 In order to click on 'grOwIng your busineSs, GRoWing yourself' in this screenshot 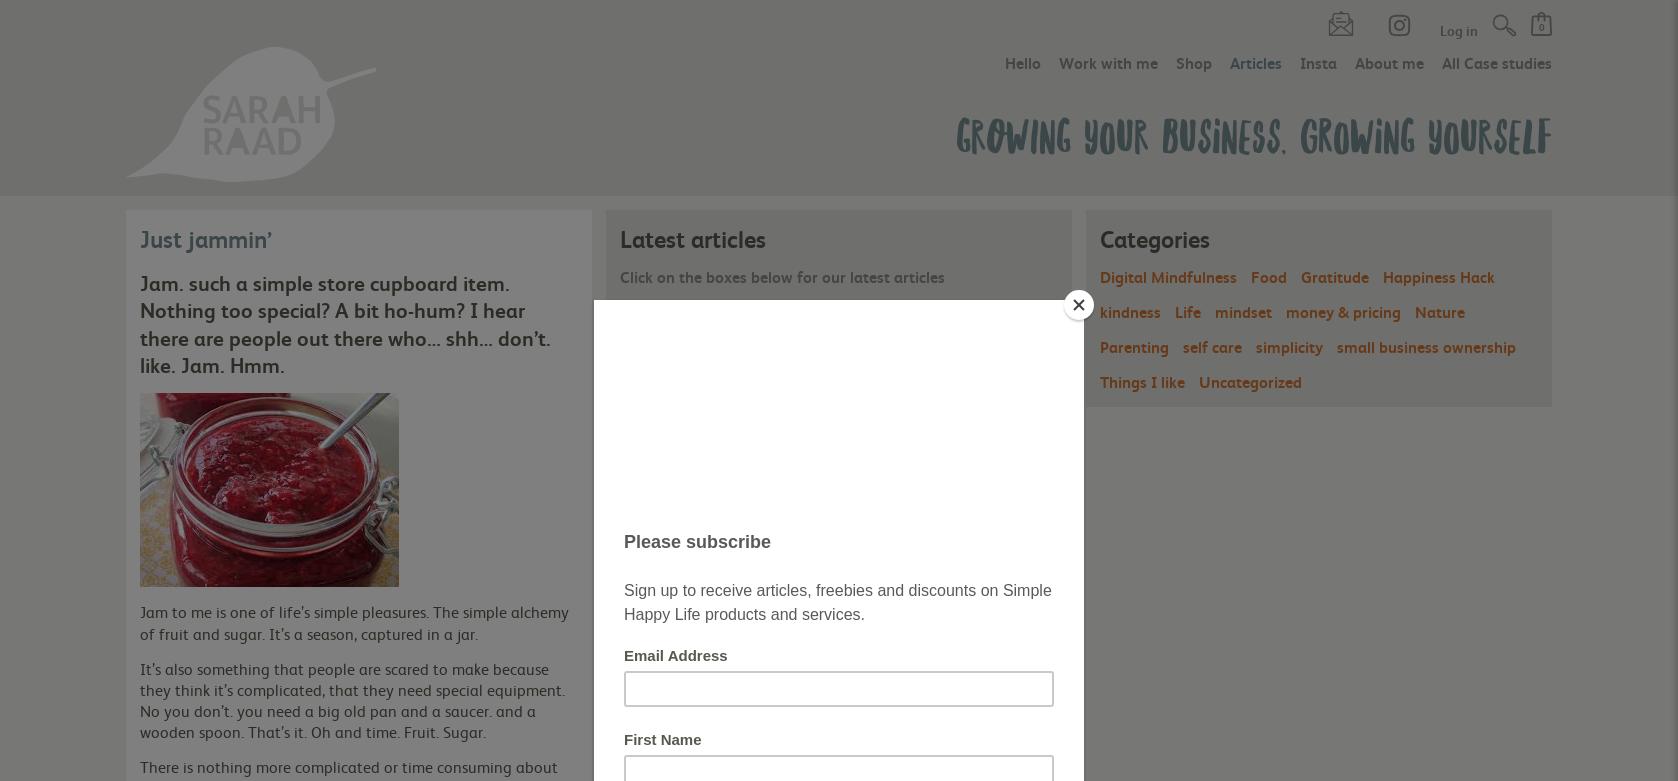, I will do `click(1253, 132)`.